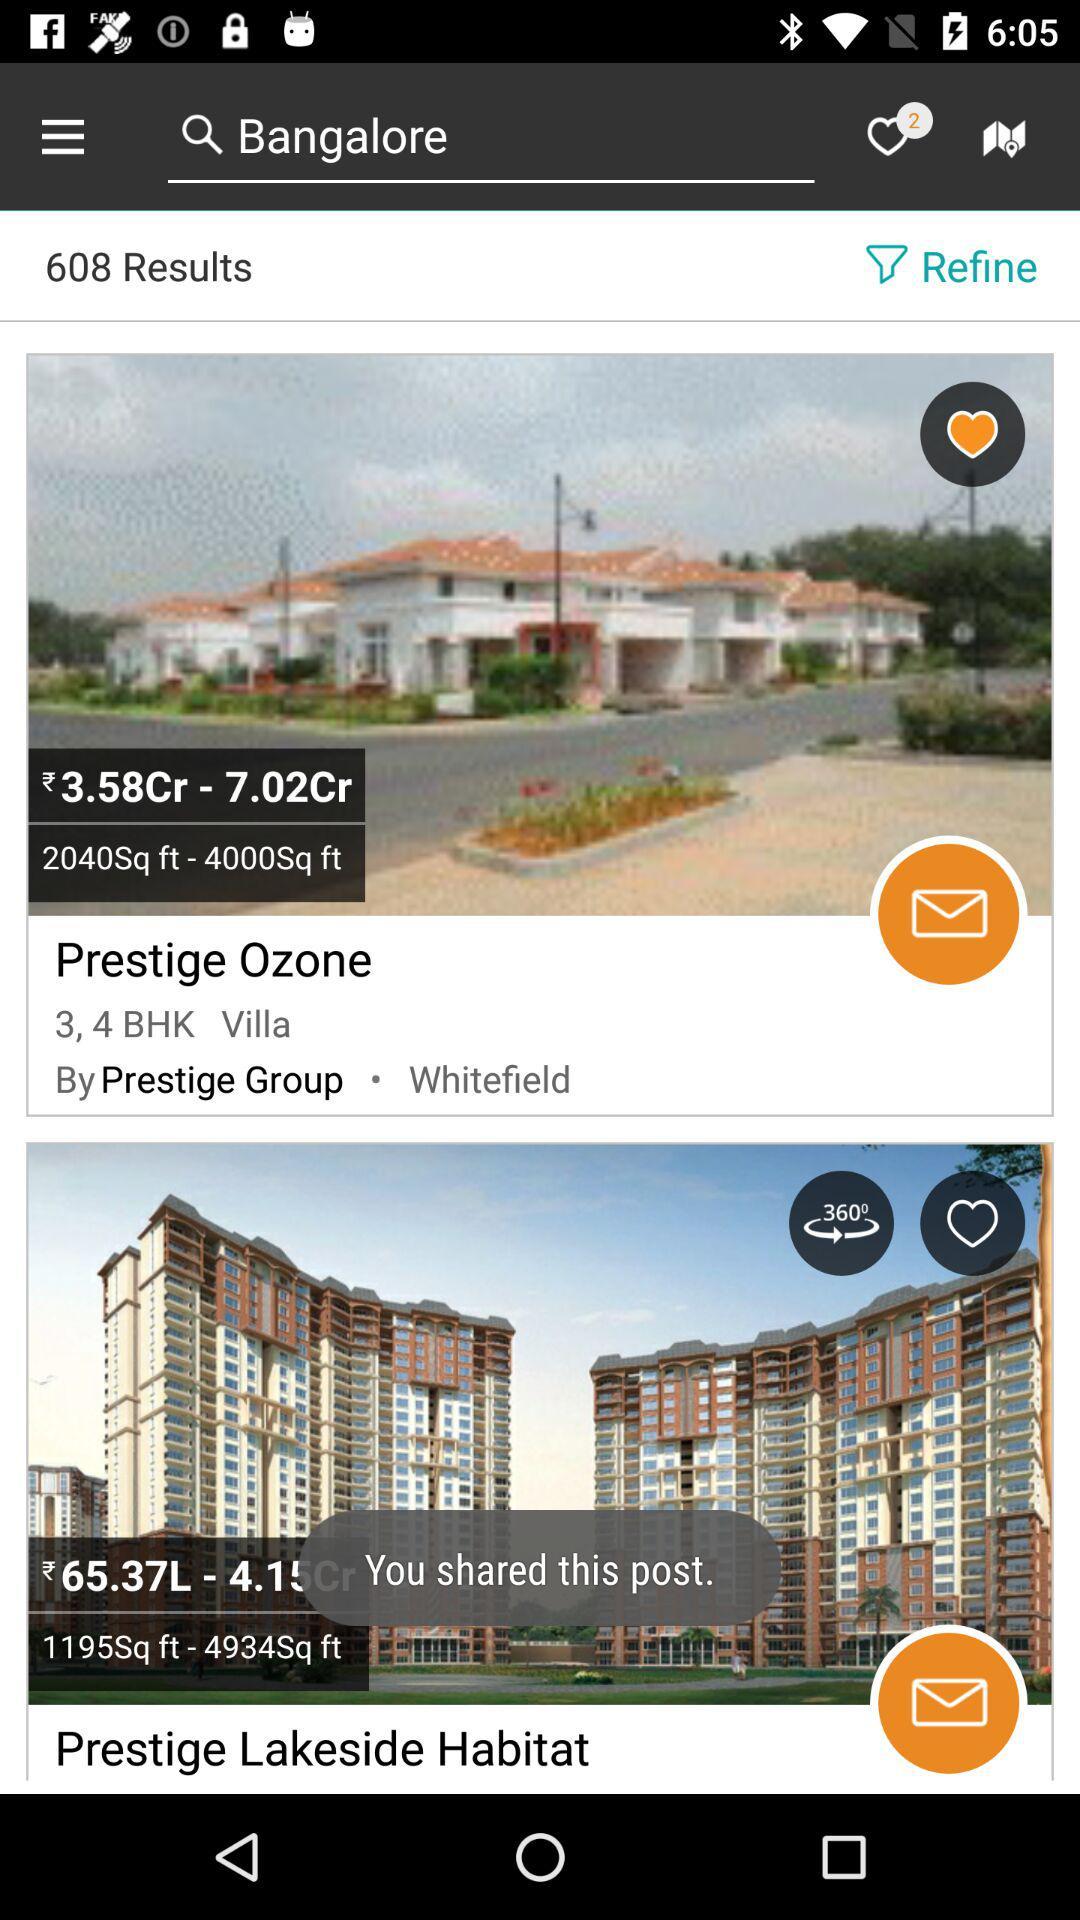 The height and width of the screenshot is (1920, 1080). I want to click on the 1195sq ft 4934sq, so click(198, 1645).